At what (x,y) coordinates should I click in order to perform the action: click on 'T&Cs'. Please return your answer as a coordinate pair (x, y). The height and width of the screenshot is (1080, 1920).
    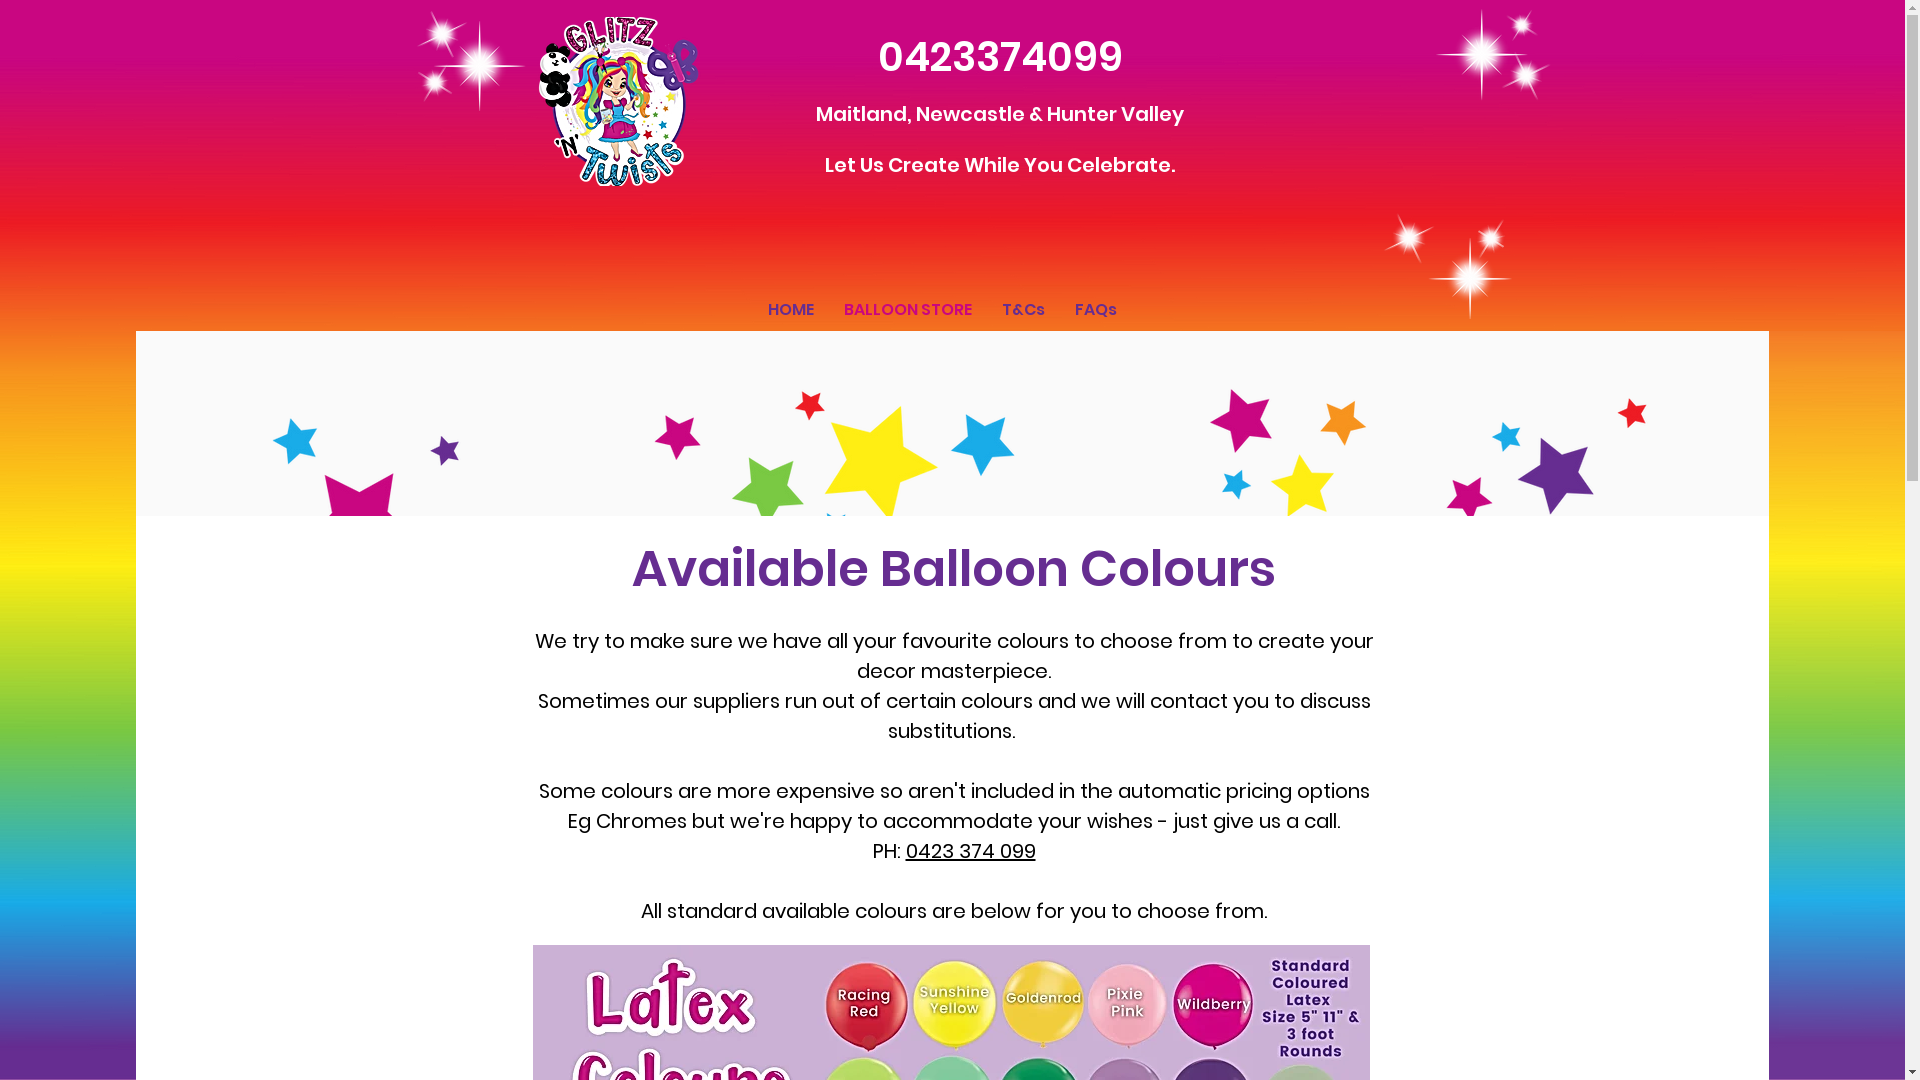
    Looking at the image, I should click on (1022, 309).